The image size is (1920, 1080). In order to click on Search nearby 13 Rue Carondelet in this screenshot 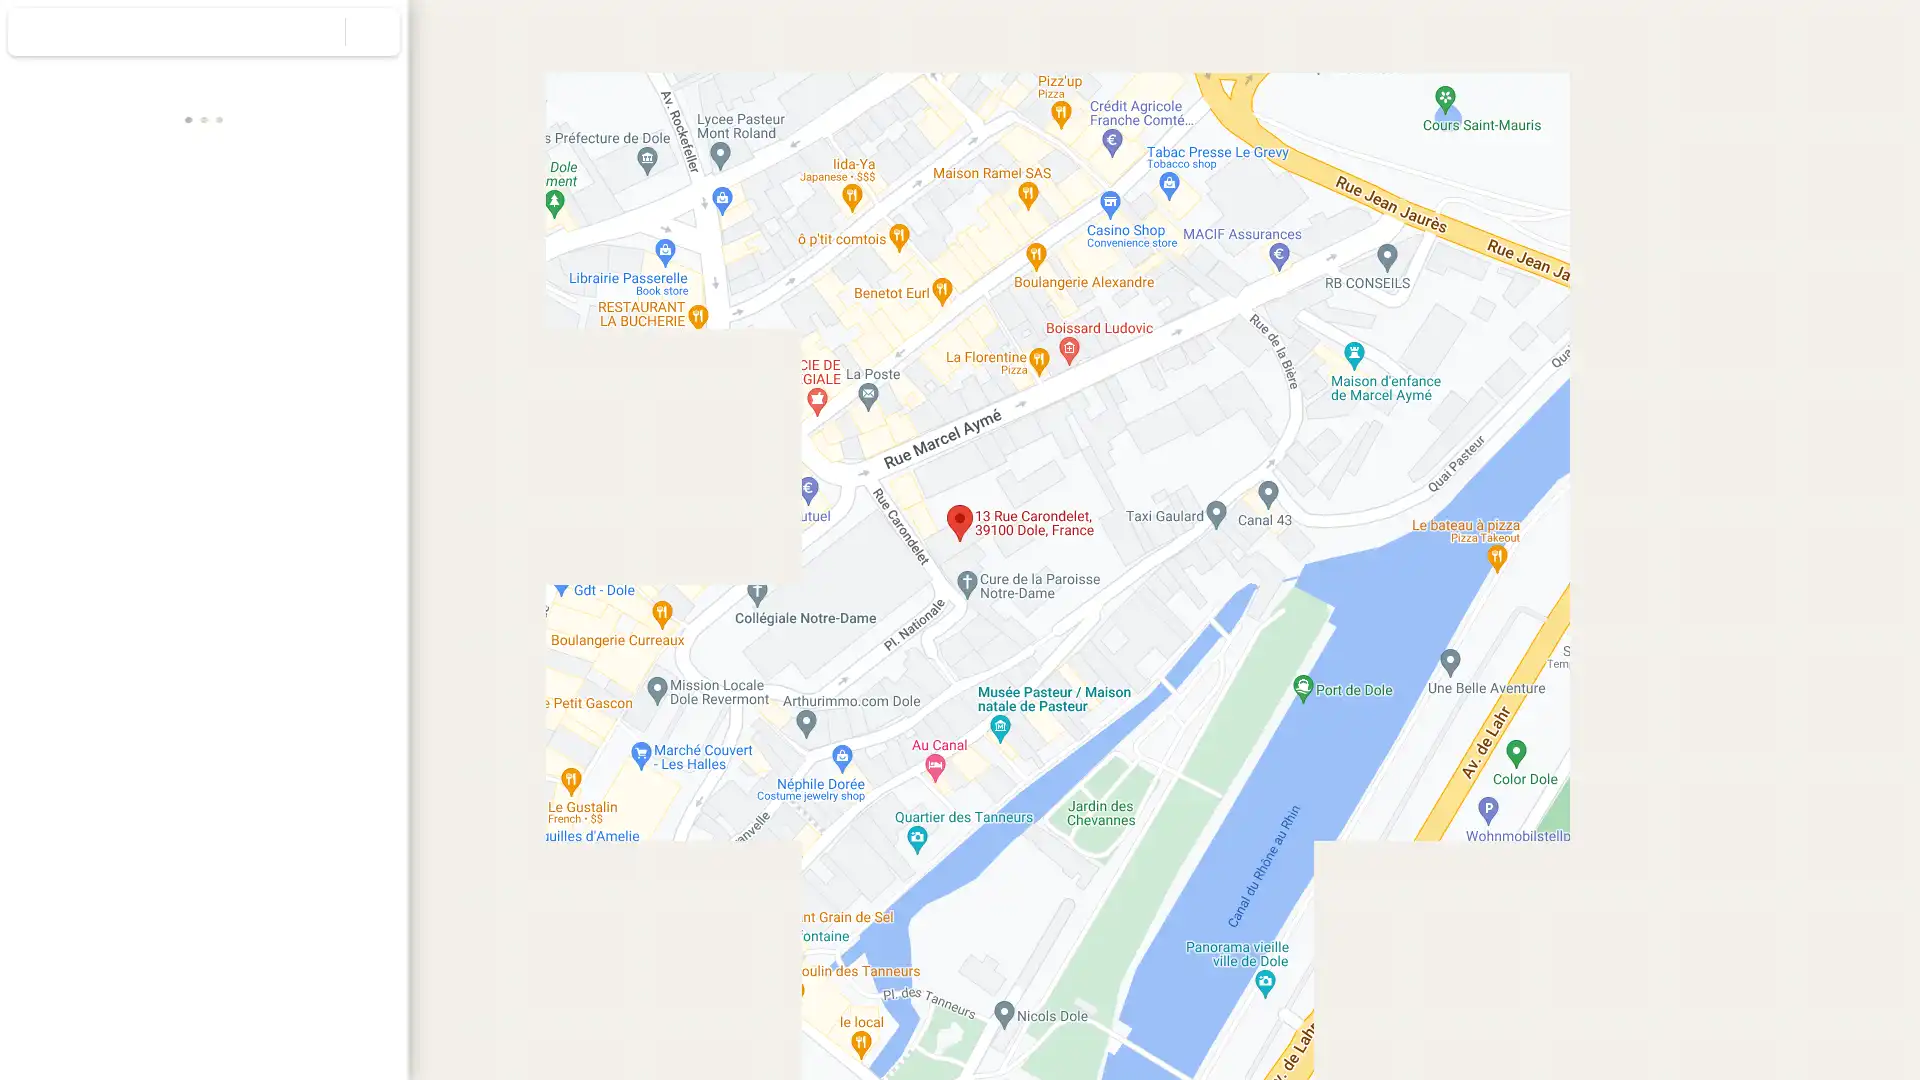, I will do `click(203, 362)`.